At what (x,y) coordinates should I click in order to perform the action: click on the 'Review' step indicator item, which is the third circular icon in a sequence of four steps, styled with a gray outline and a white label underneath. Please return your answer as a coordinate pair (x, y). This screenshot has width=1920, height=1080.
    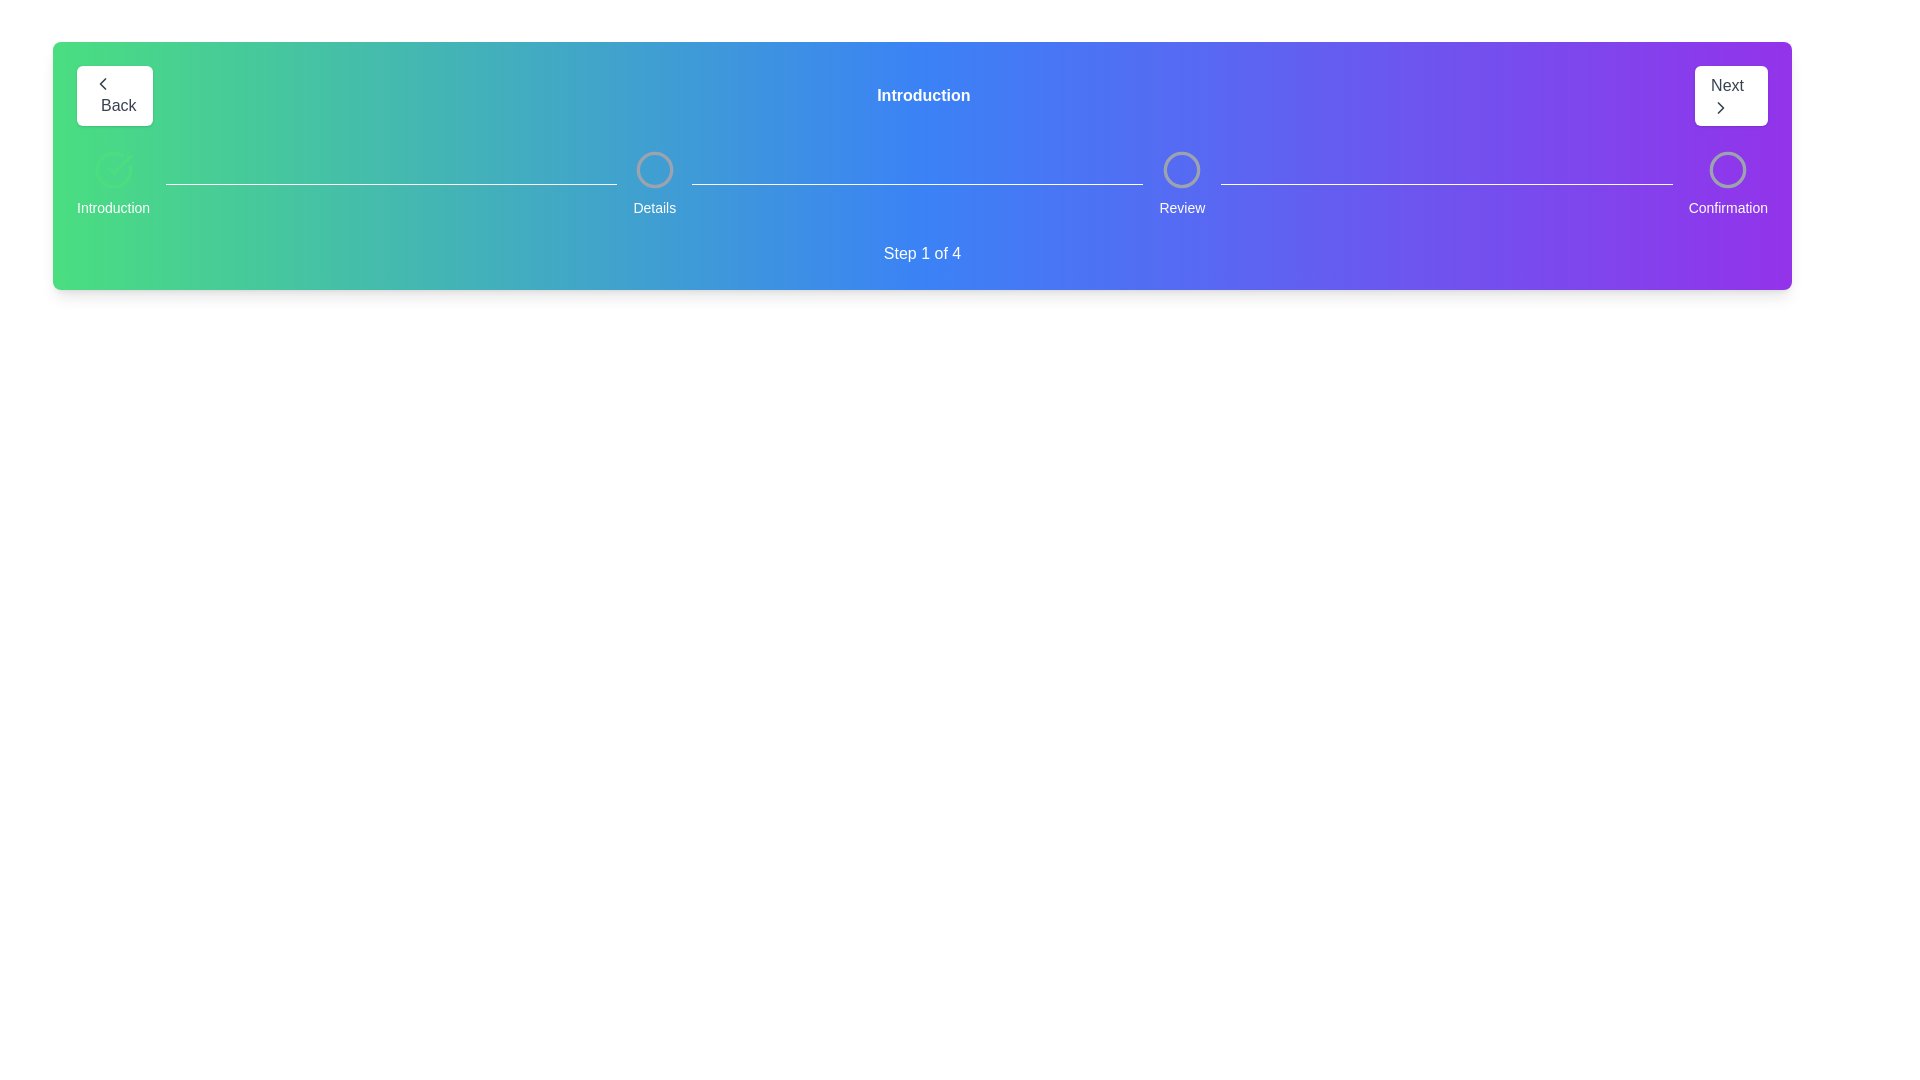
    Looking at the image, I should click on (1182, 184).